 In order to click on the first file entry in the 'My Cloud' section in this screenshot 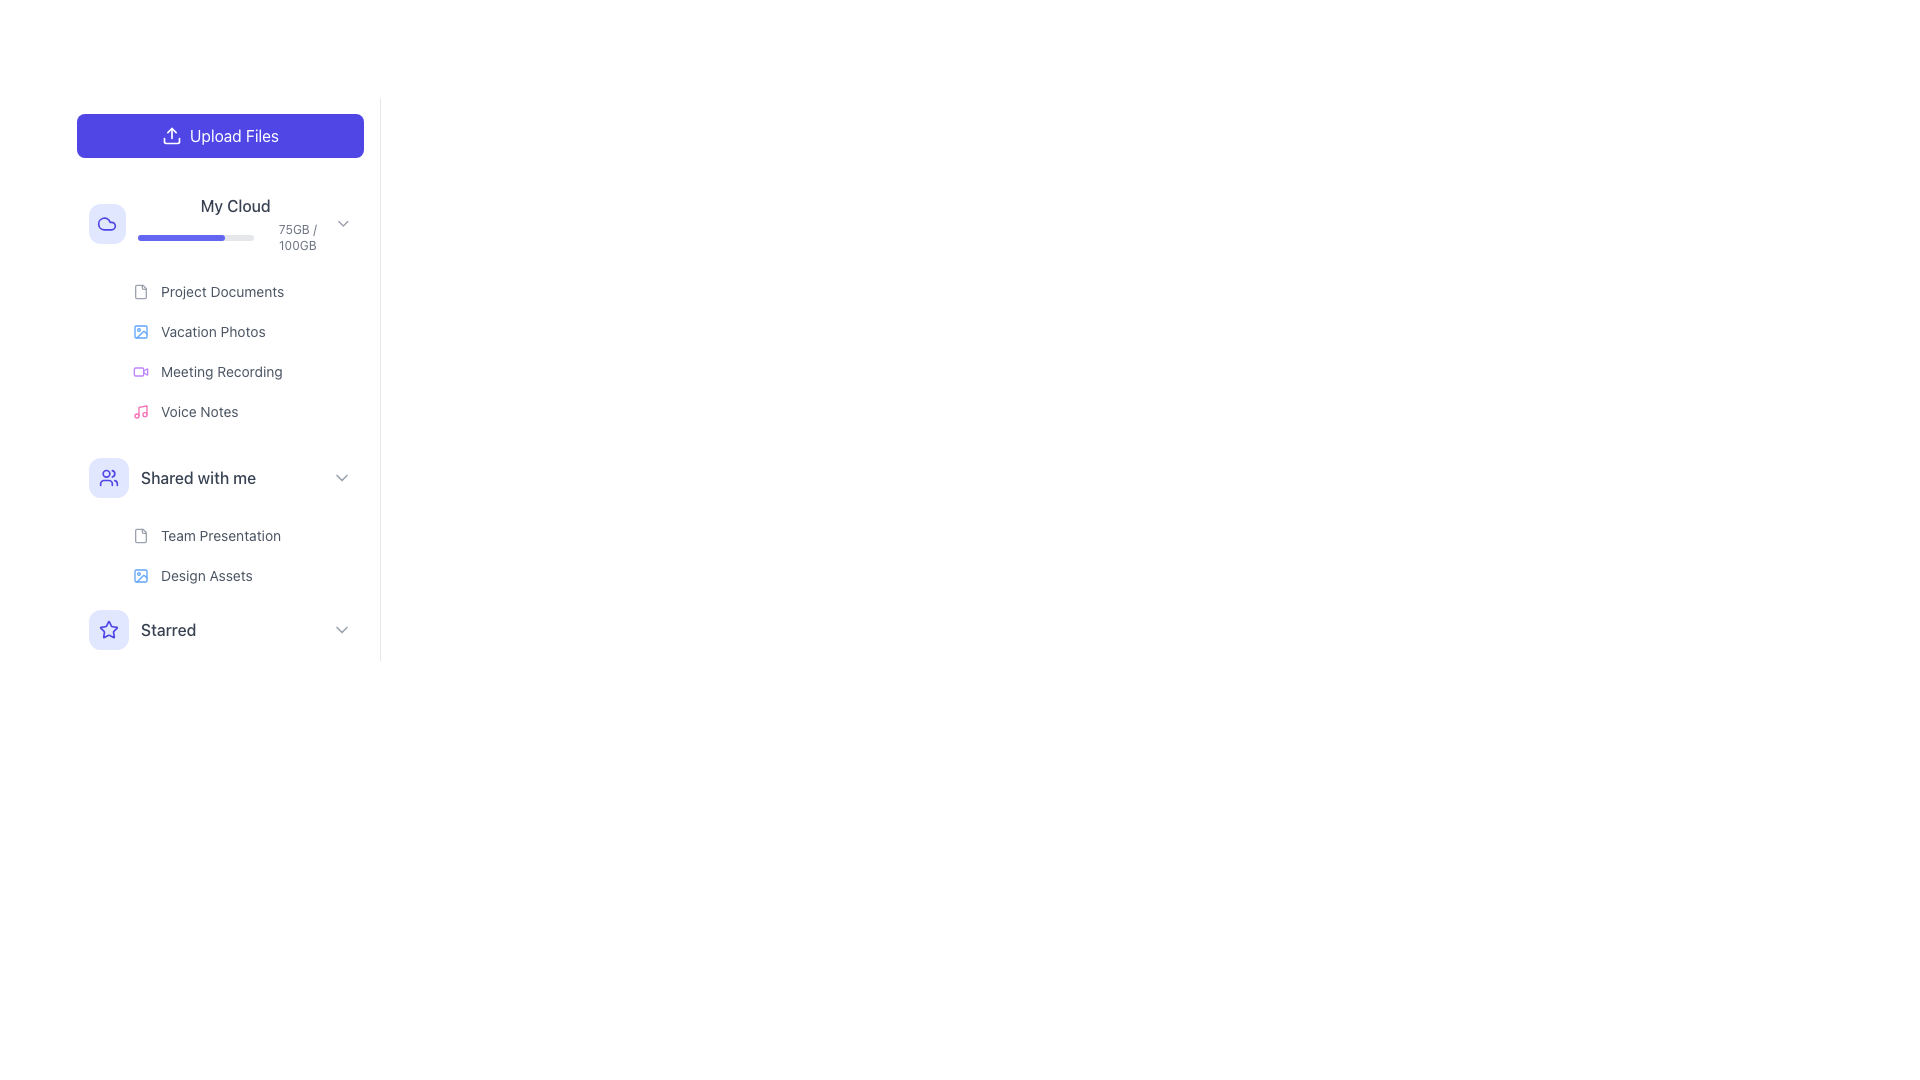, I will do `click(243, 292)`.